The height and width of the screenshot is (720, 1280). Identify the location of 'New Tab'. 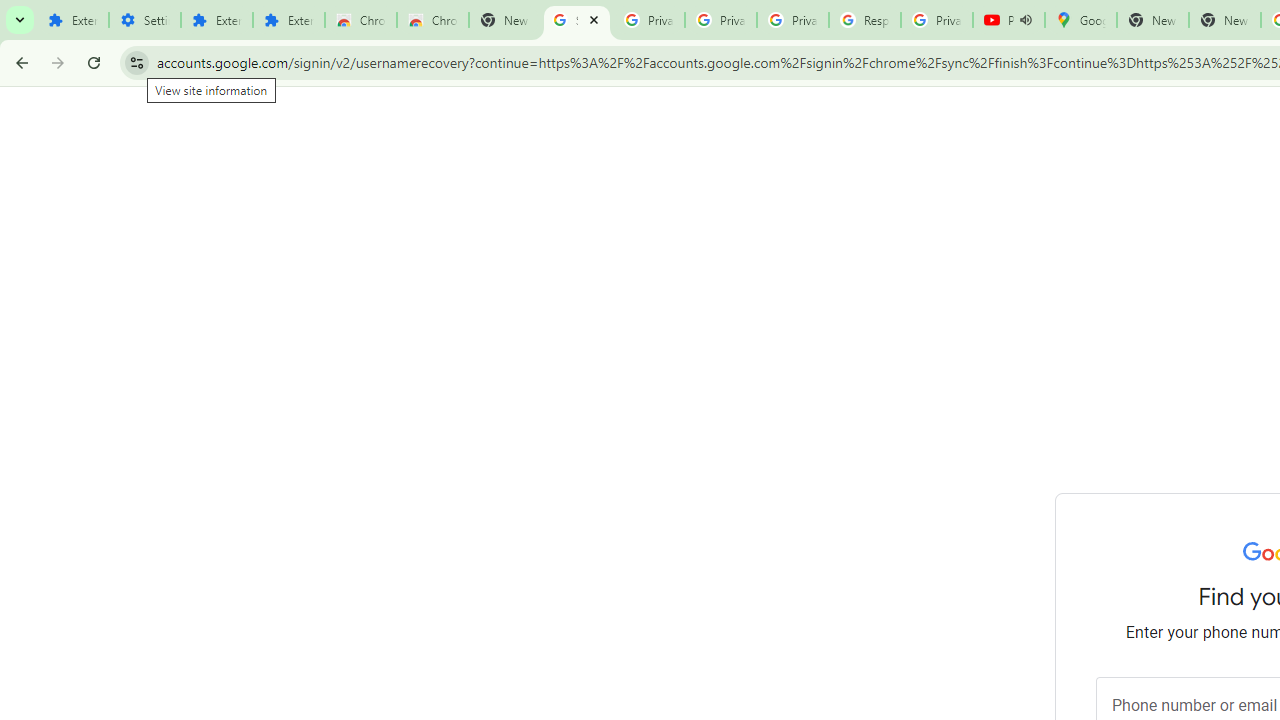
(1223, 20).